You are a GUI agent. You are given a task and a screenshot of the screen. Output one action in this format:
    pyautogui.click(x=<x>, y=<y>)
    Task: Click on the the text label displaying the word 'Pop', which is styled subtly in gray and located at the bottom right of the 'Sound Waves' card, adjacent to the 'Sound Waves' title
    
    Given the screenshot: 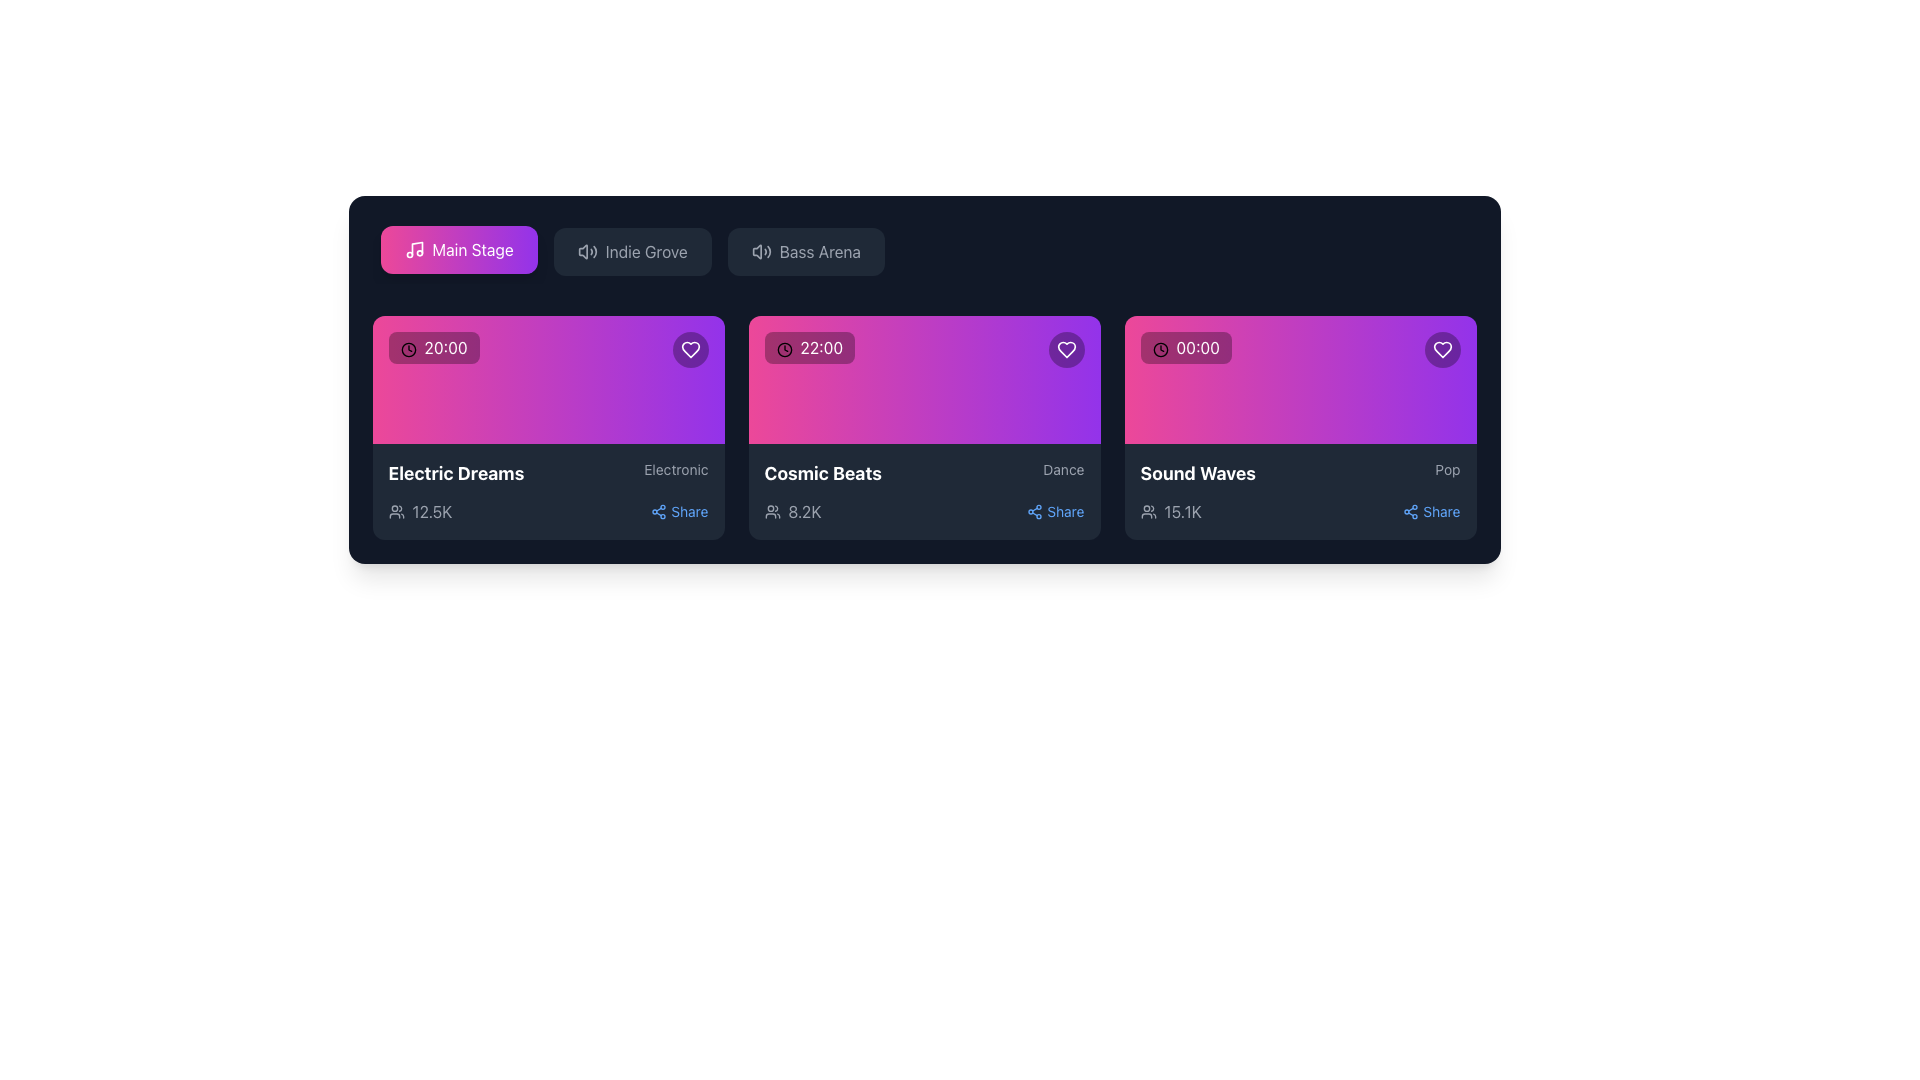 What is the action you would take?
    pyautogui.click(x=1448, y=470)
    